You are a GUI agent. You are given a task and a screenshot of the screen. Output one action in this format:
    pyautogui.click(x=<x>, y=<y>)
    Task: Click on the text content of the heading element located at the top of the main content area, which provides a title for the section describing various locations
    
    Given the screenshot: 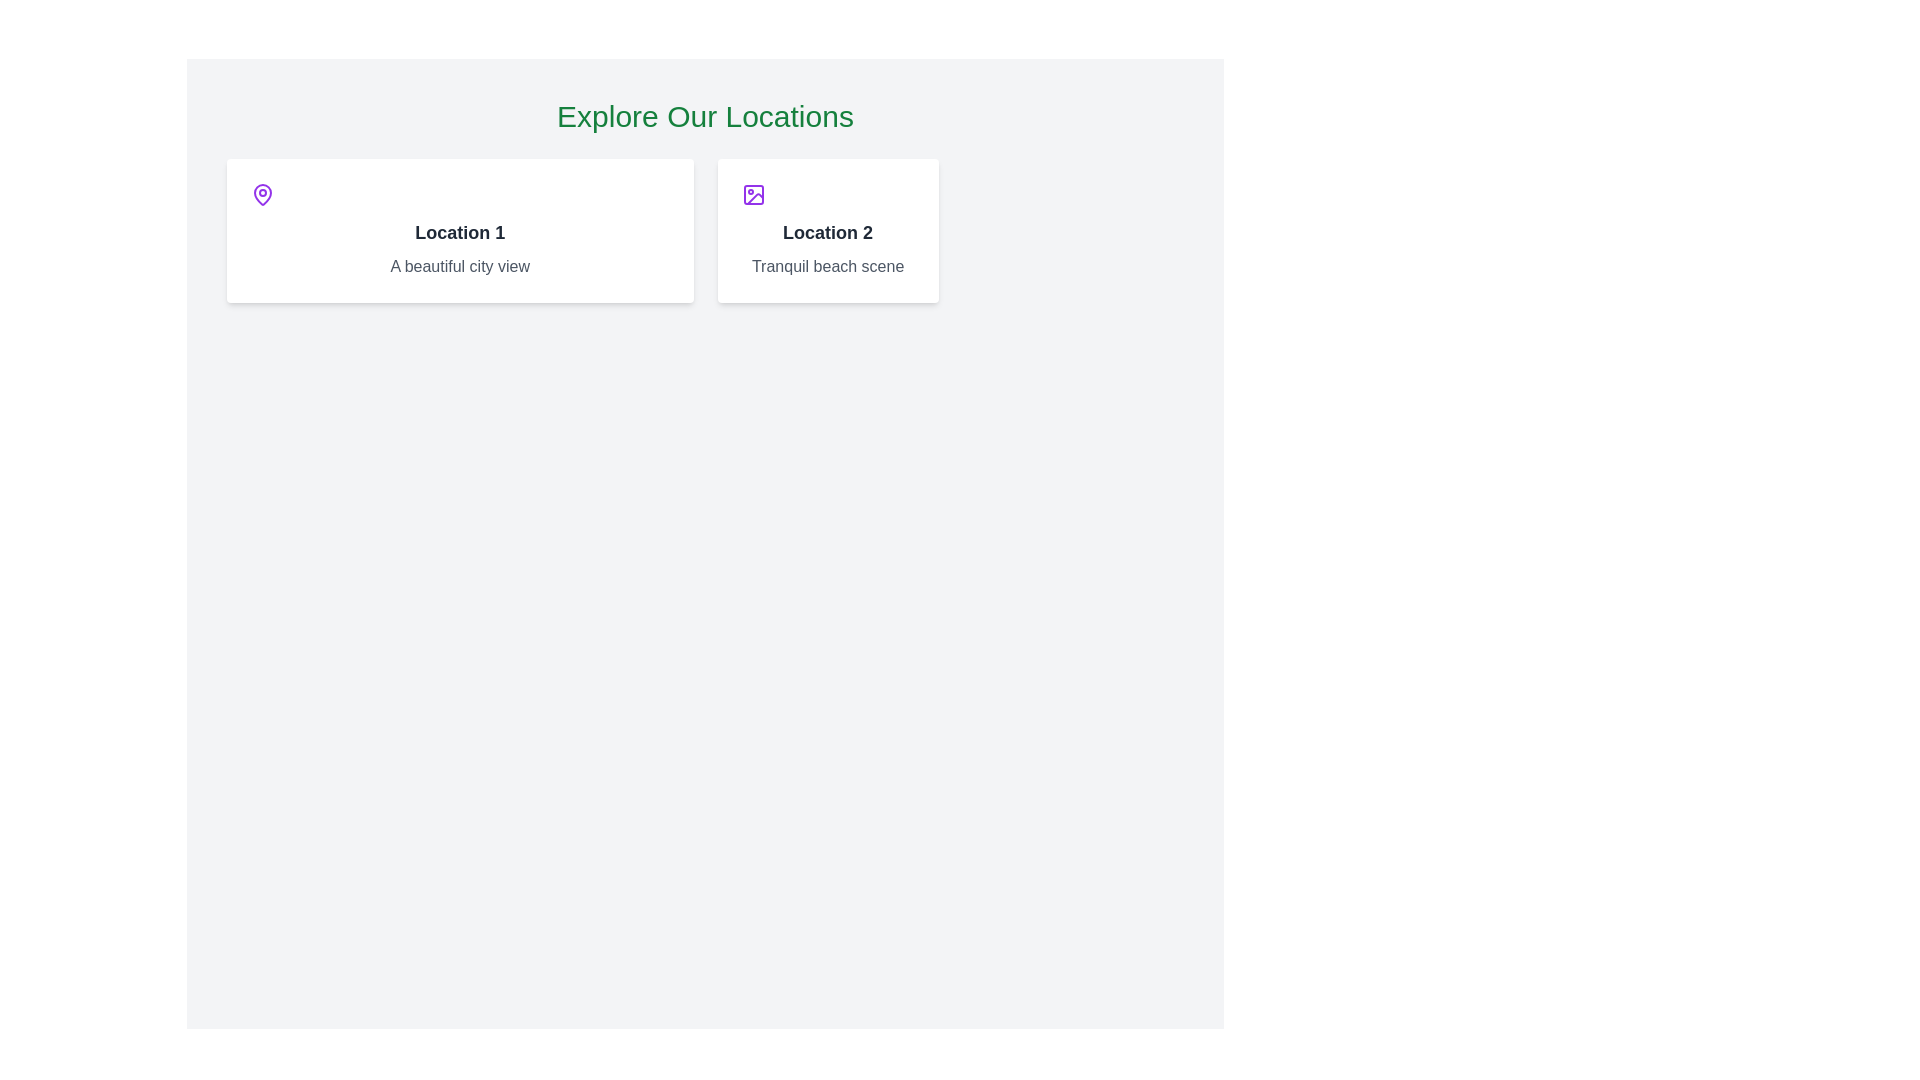 What is the action you would take?
    pyautogui.click(x=705, y=116)
    